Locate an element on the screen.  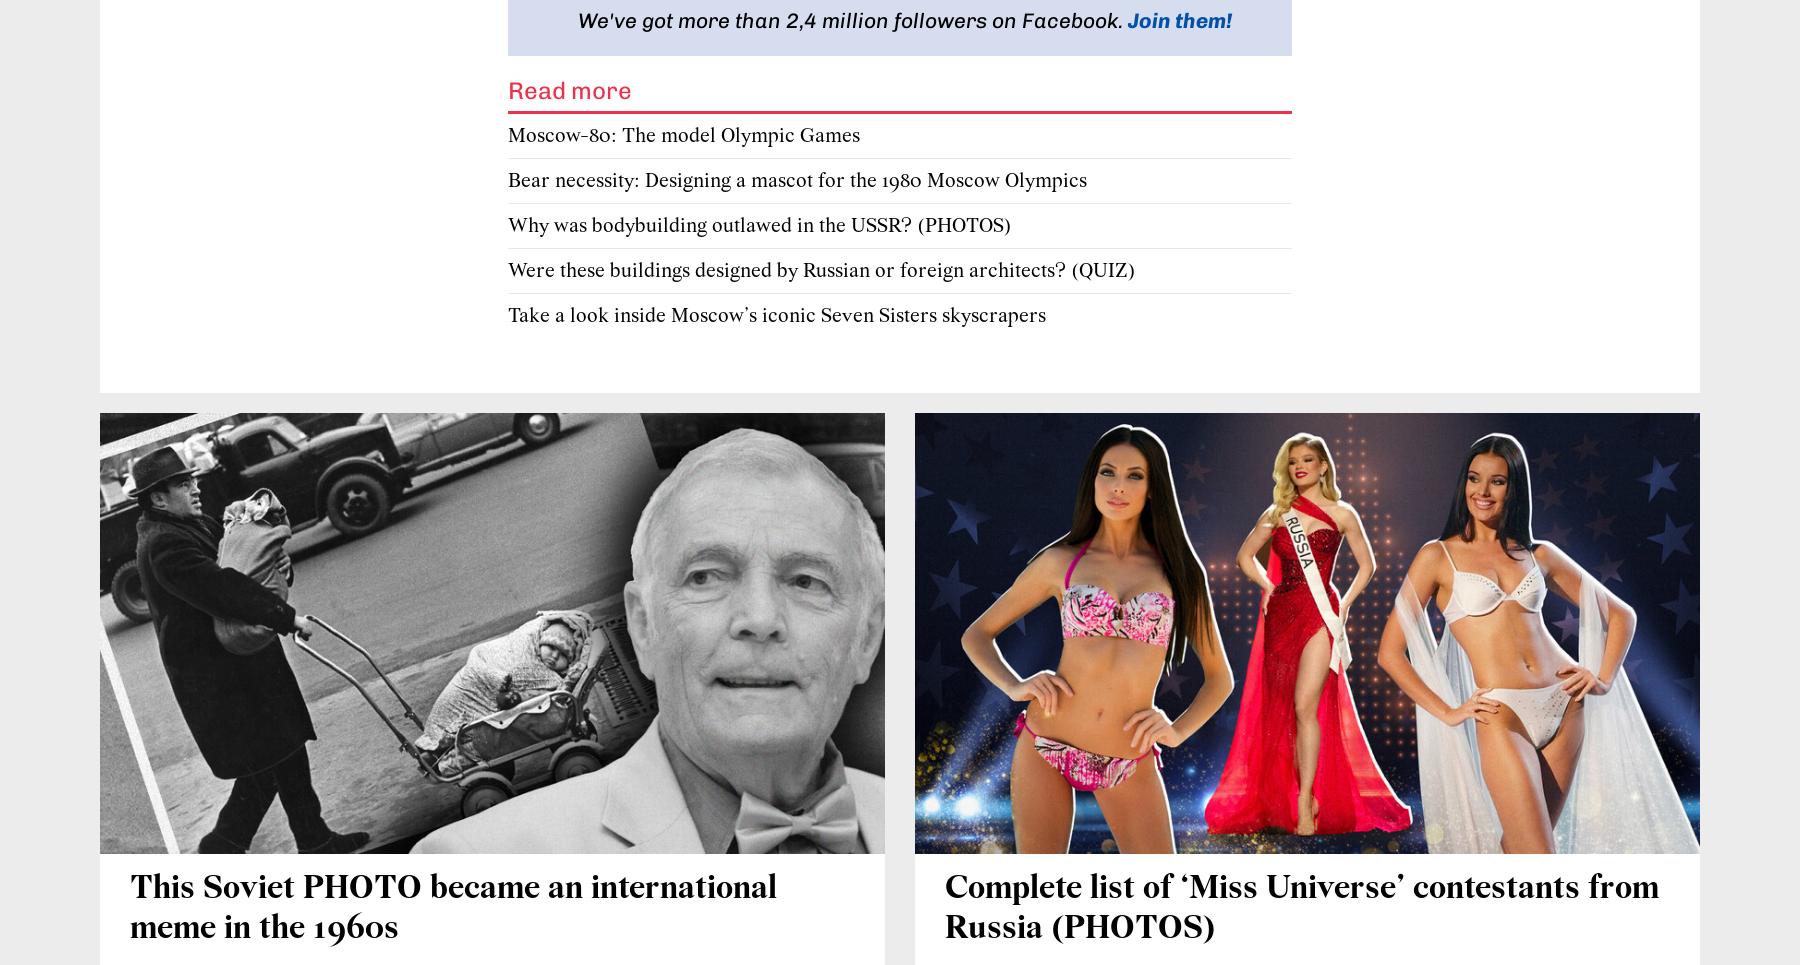
'We've got more than 2,4 million followers on Facebook.' is located at coordinates (853, 18).